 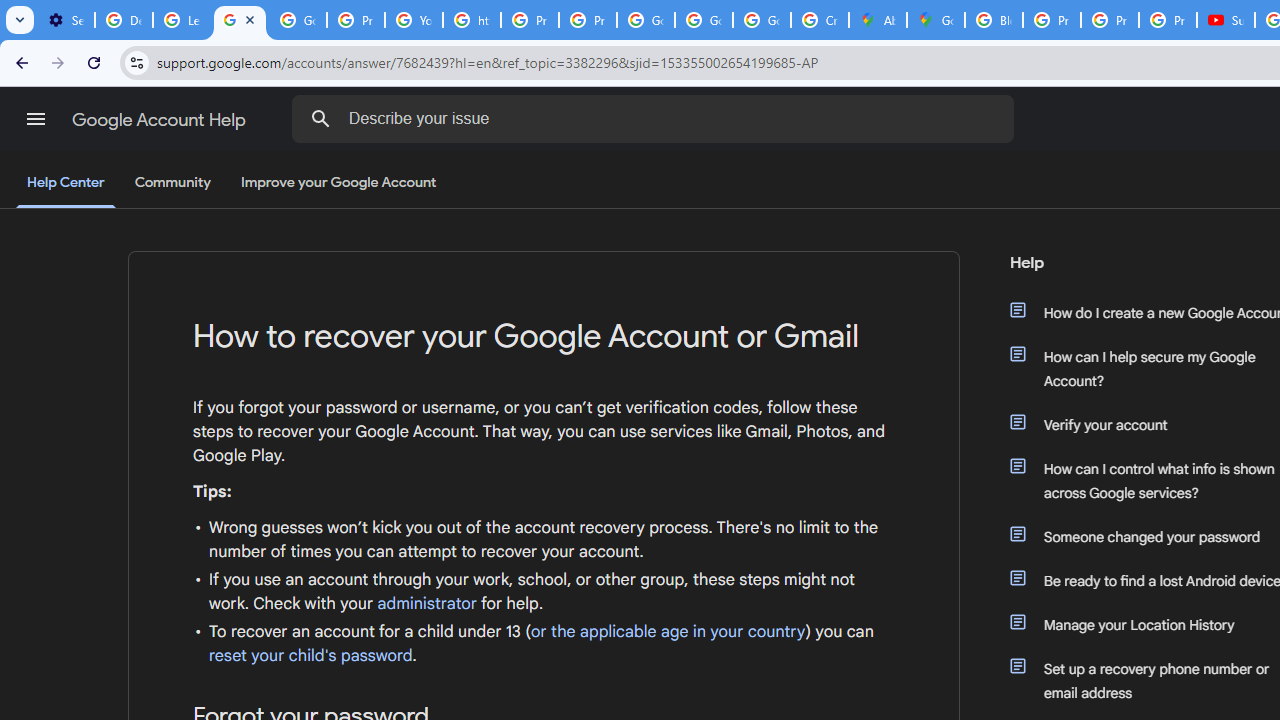 I want to click on 'Create your Google Account', so click(x=819, y=20).